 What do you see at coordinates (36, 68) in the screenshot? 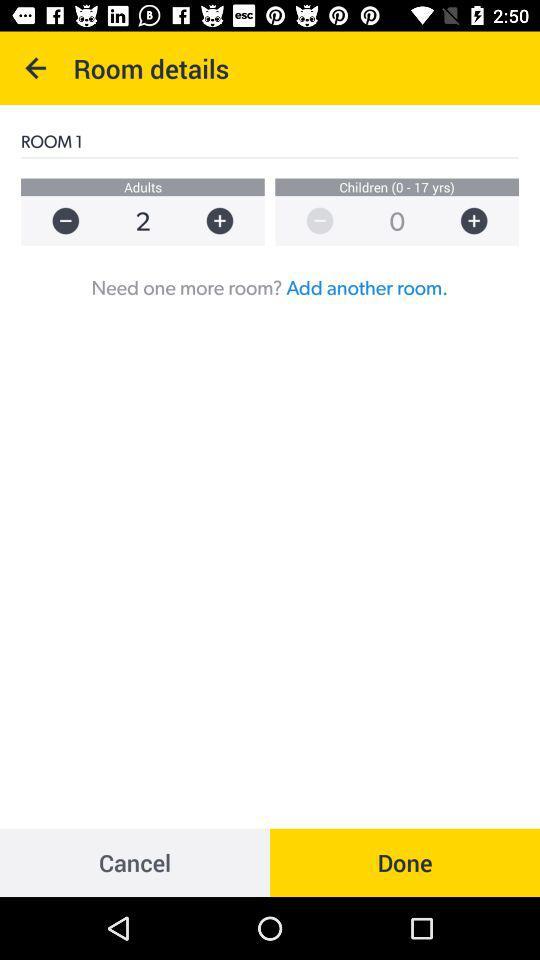
I see `the icon next to the room details` at bounding box center [36, 68].